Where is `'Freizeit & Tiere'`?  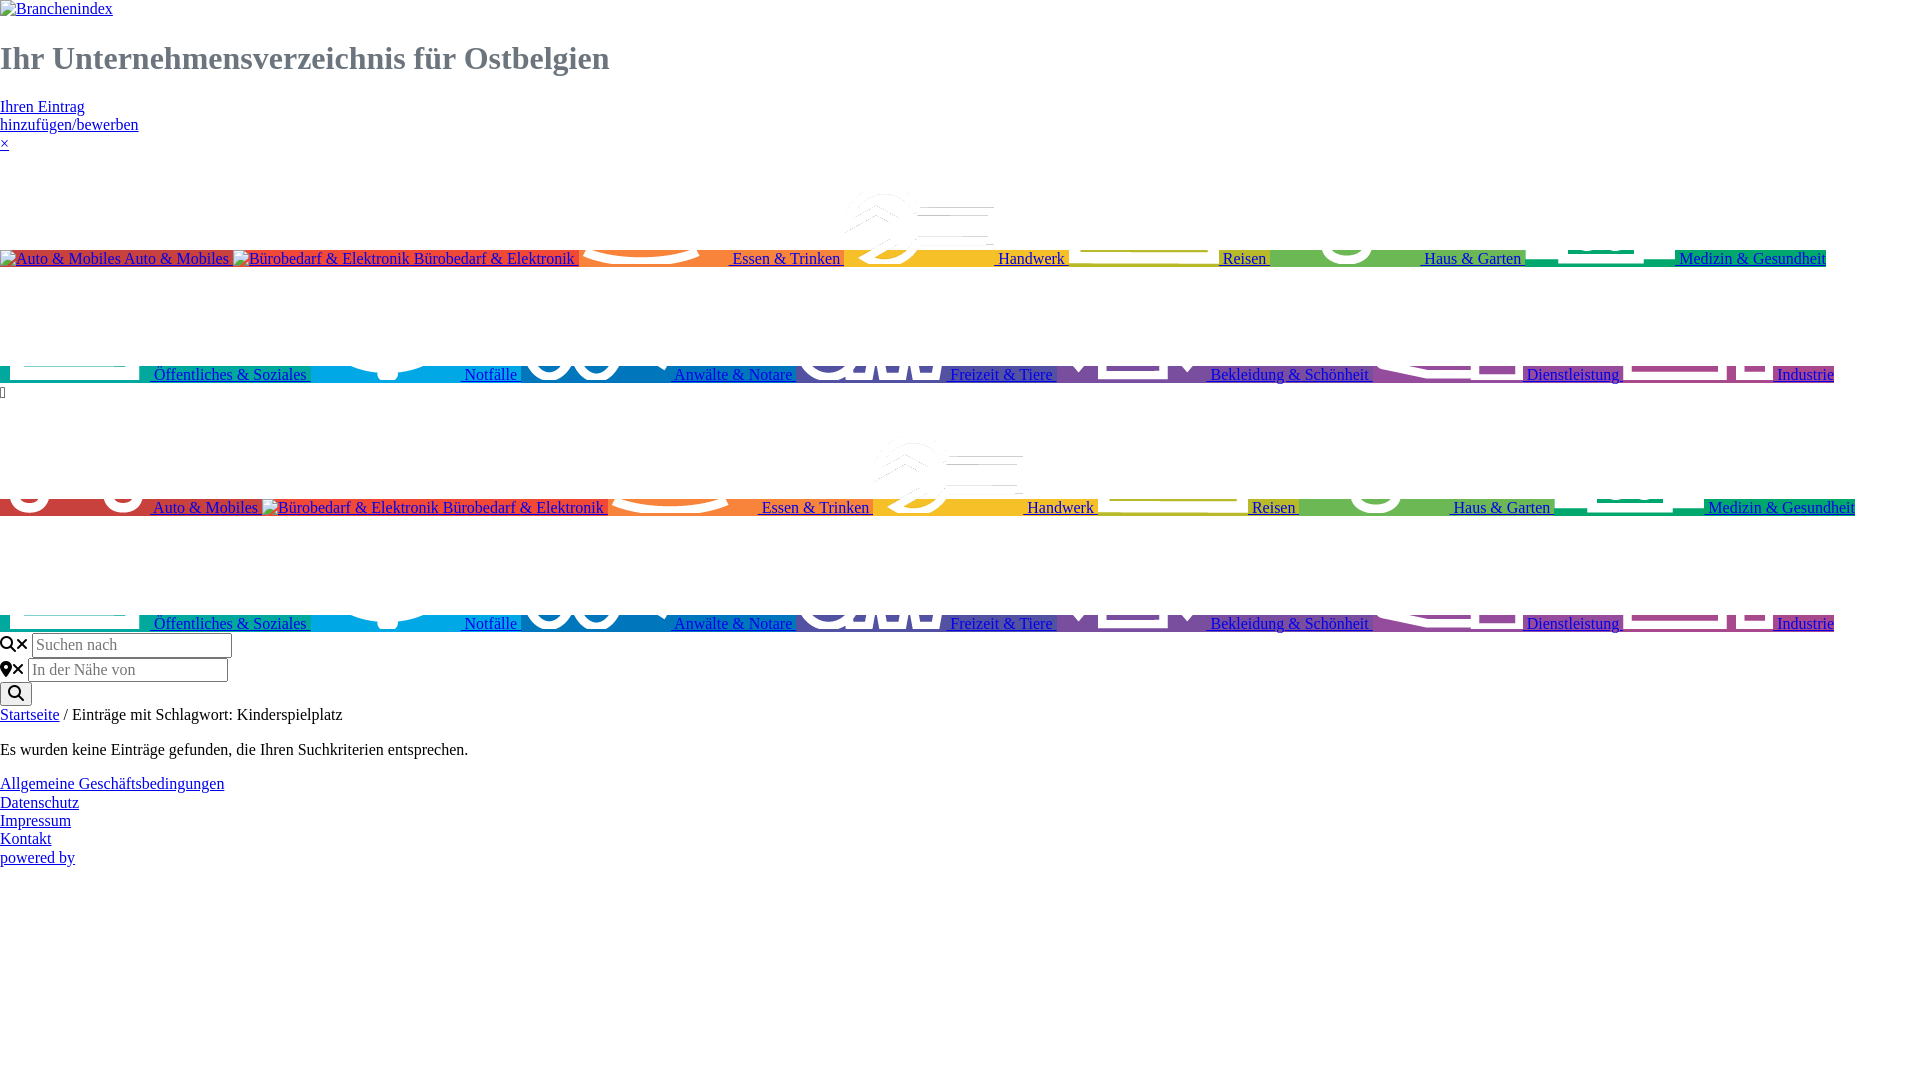 'Freizeit & Tiere' is located at coordinates (925, 374).